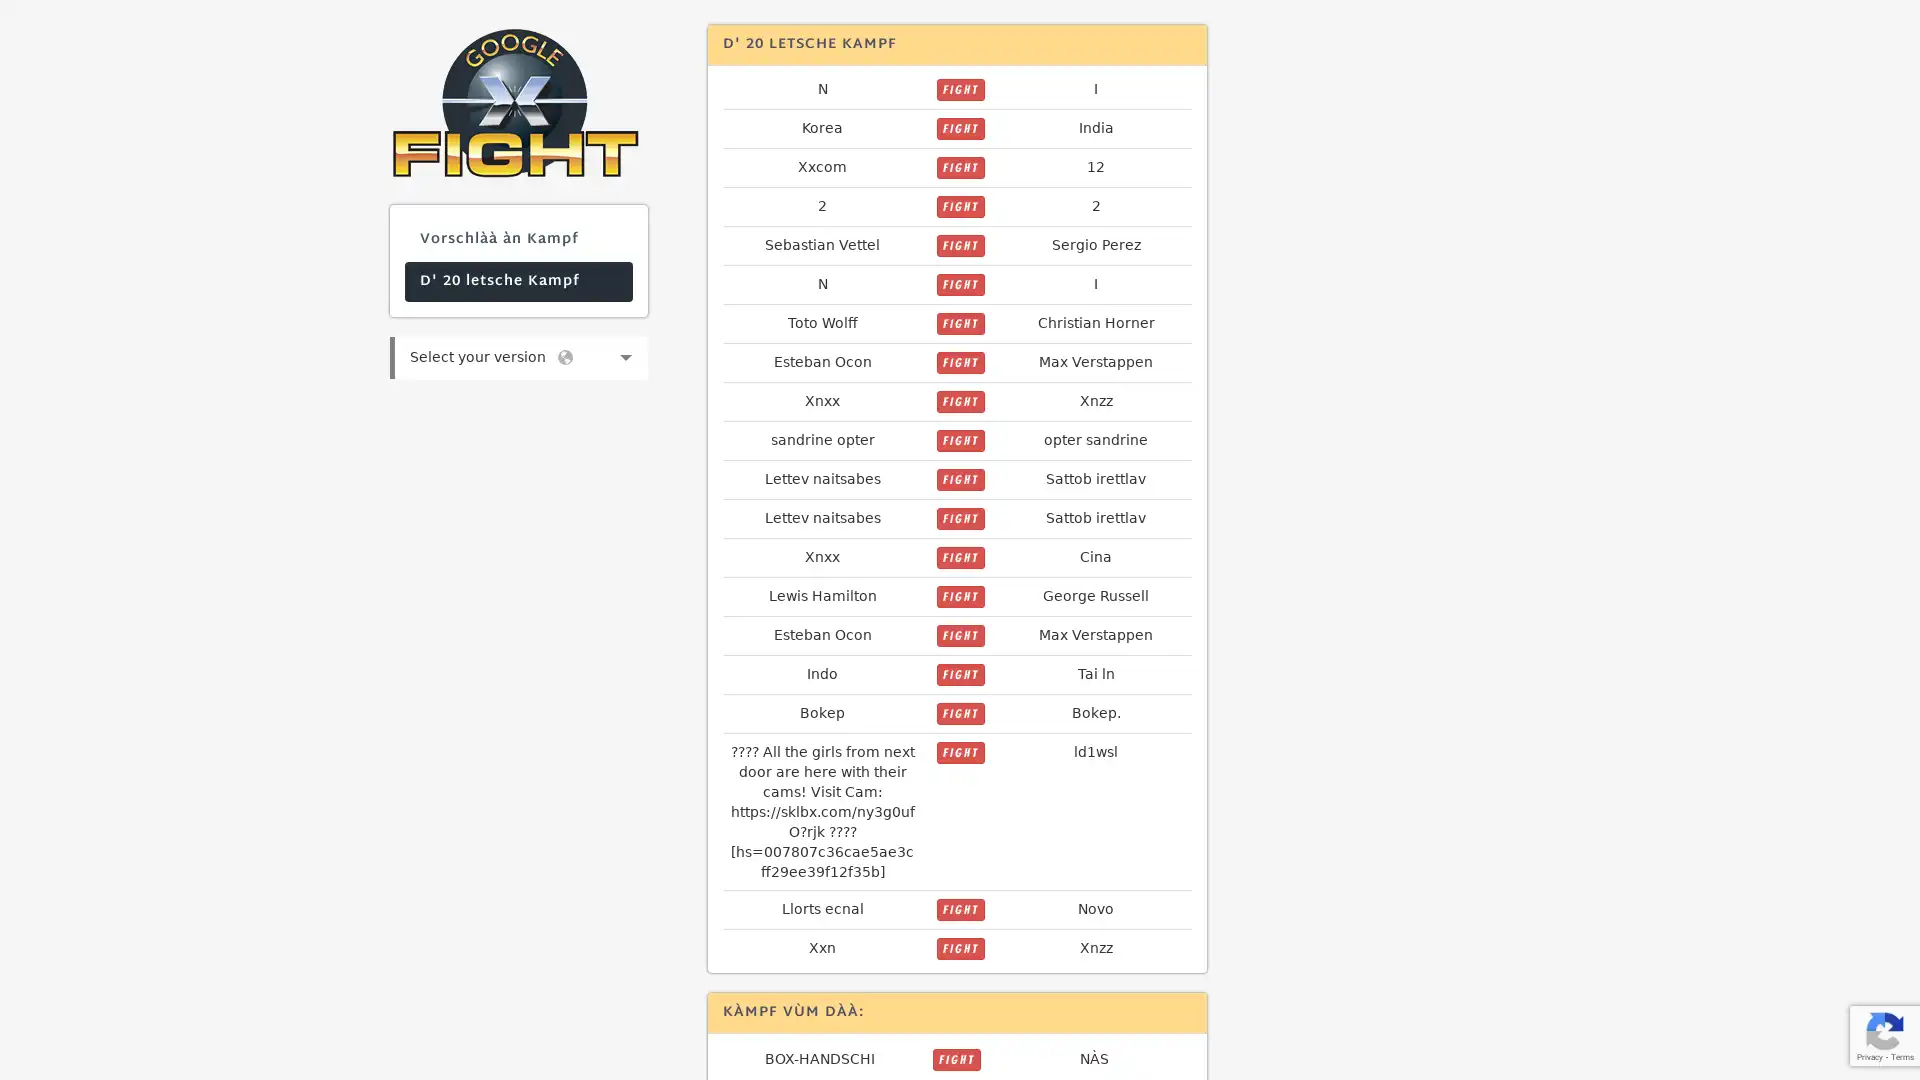 Image resolution: width=1920 pixels, height=1080 pixels. I want to click on FIGHT, so click(955, 1059).